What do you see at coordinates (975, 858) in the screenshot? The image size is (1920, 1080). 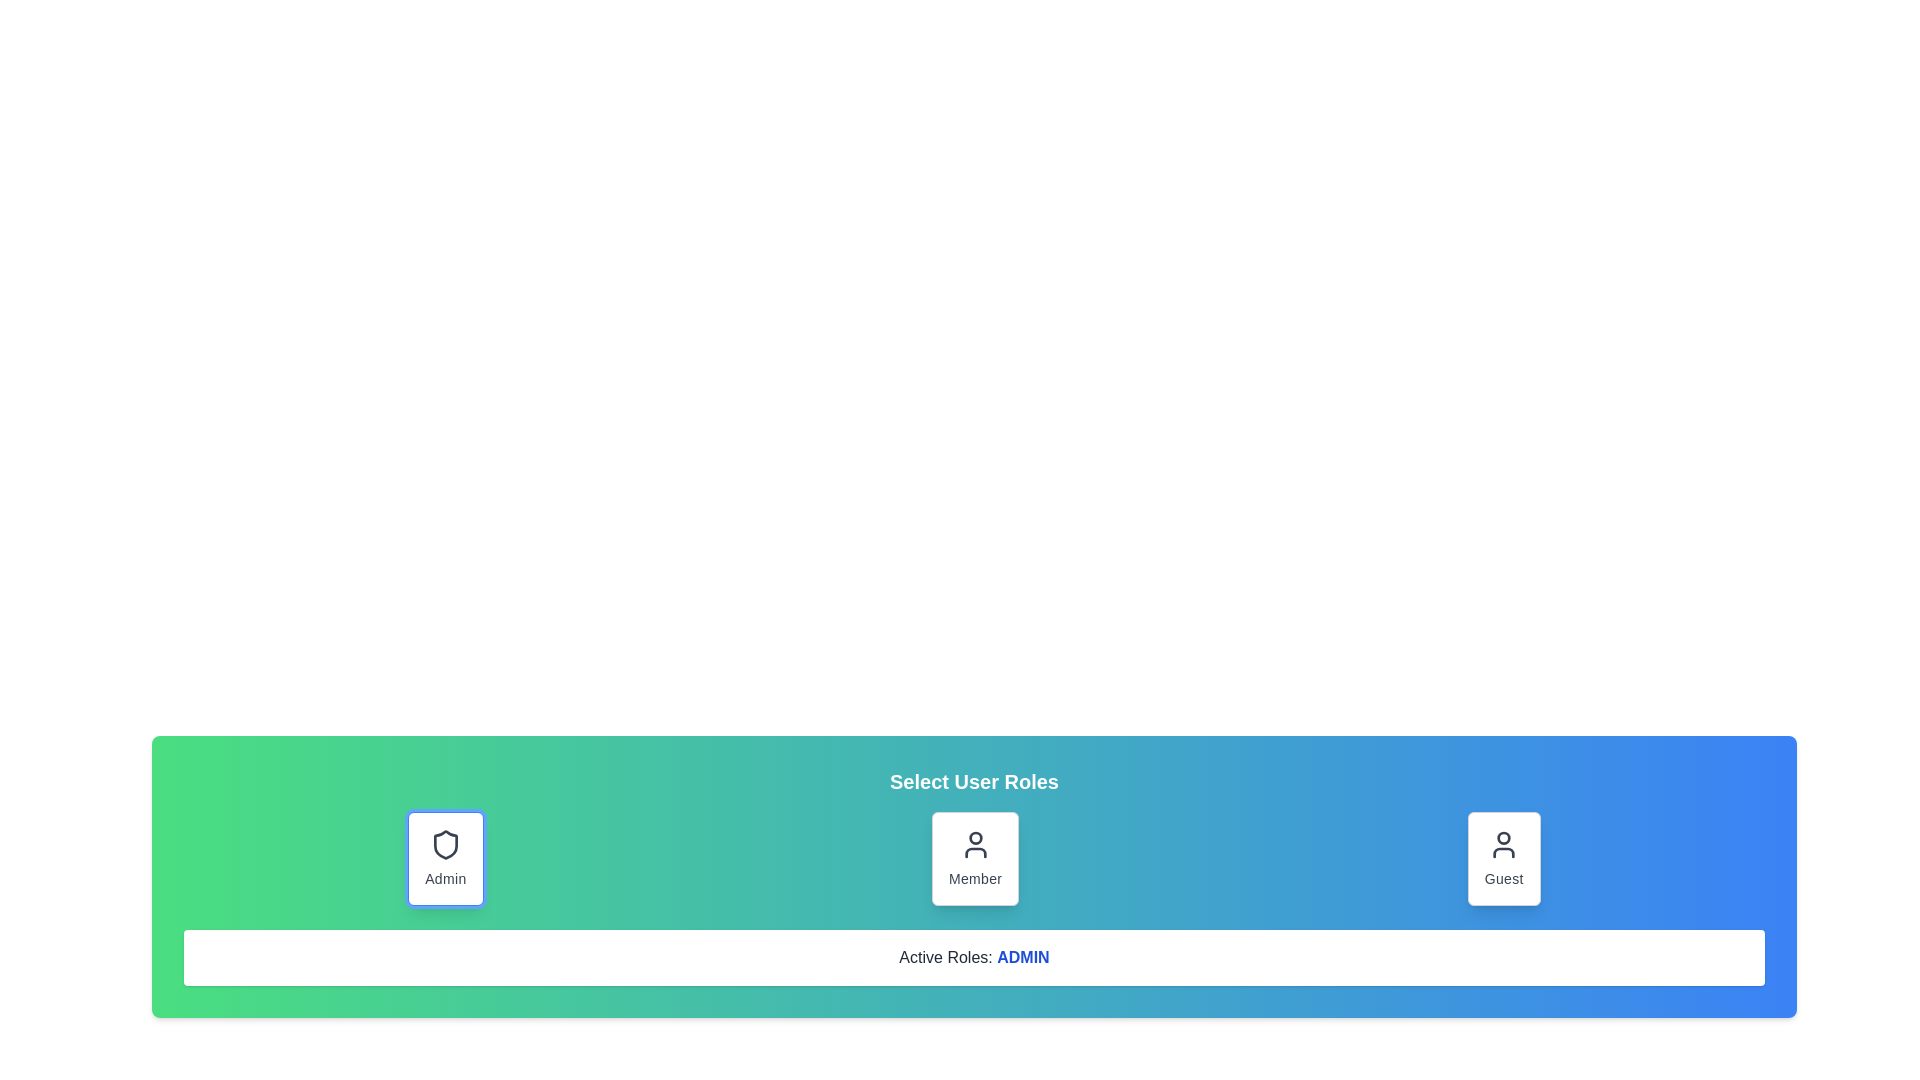 I see `the role button Member to inspect its hover and focus effects` at bounding box center [975, 858].